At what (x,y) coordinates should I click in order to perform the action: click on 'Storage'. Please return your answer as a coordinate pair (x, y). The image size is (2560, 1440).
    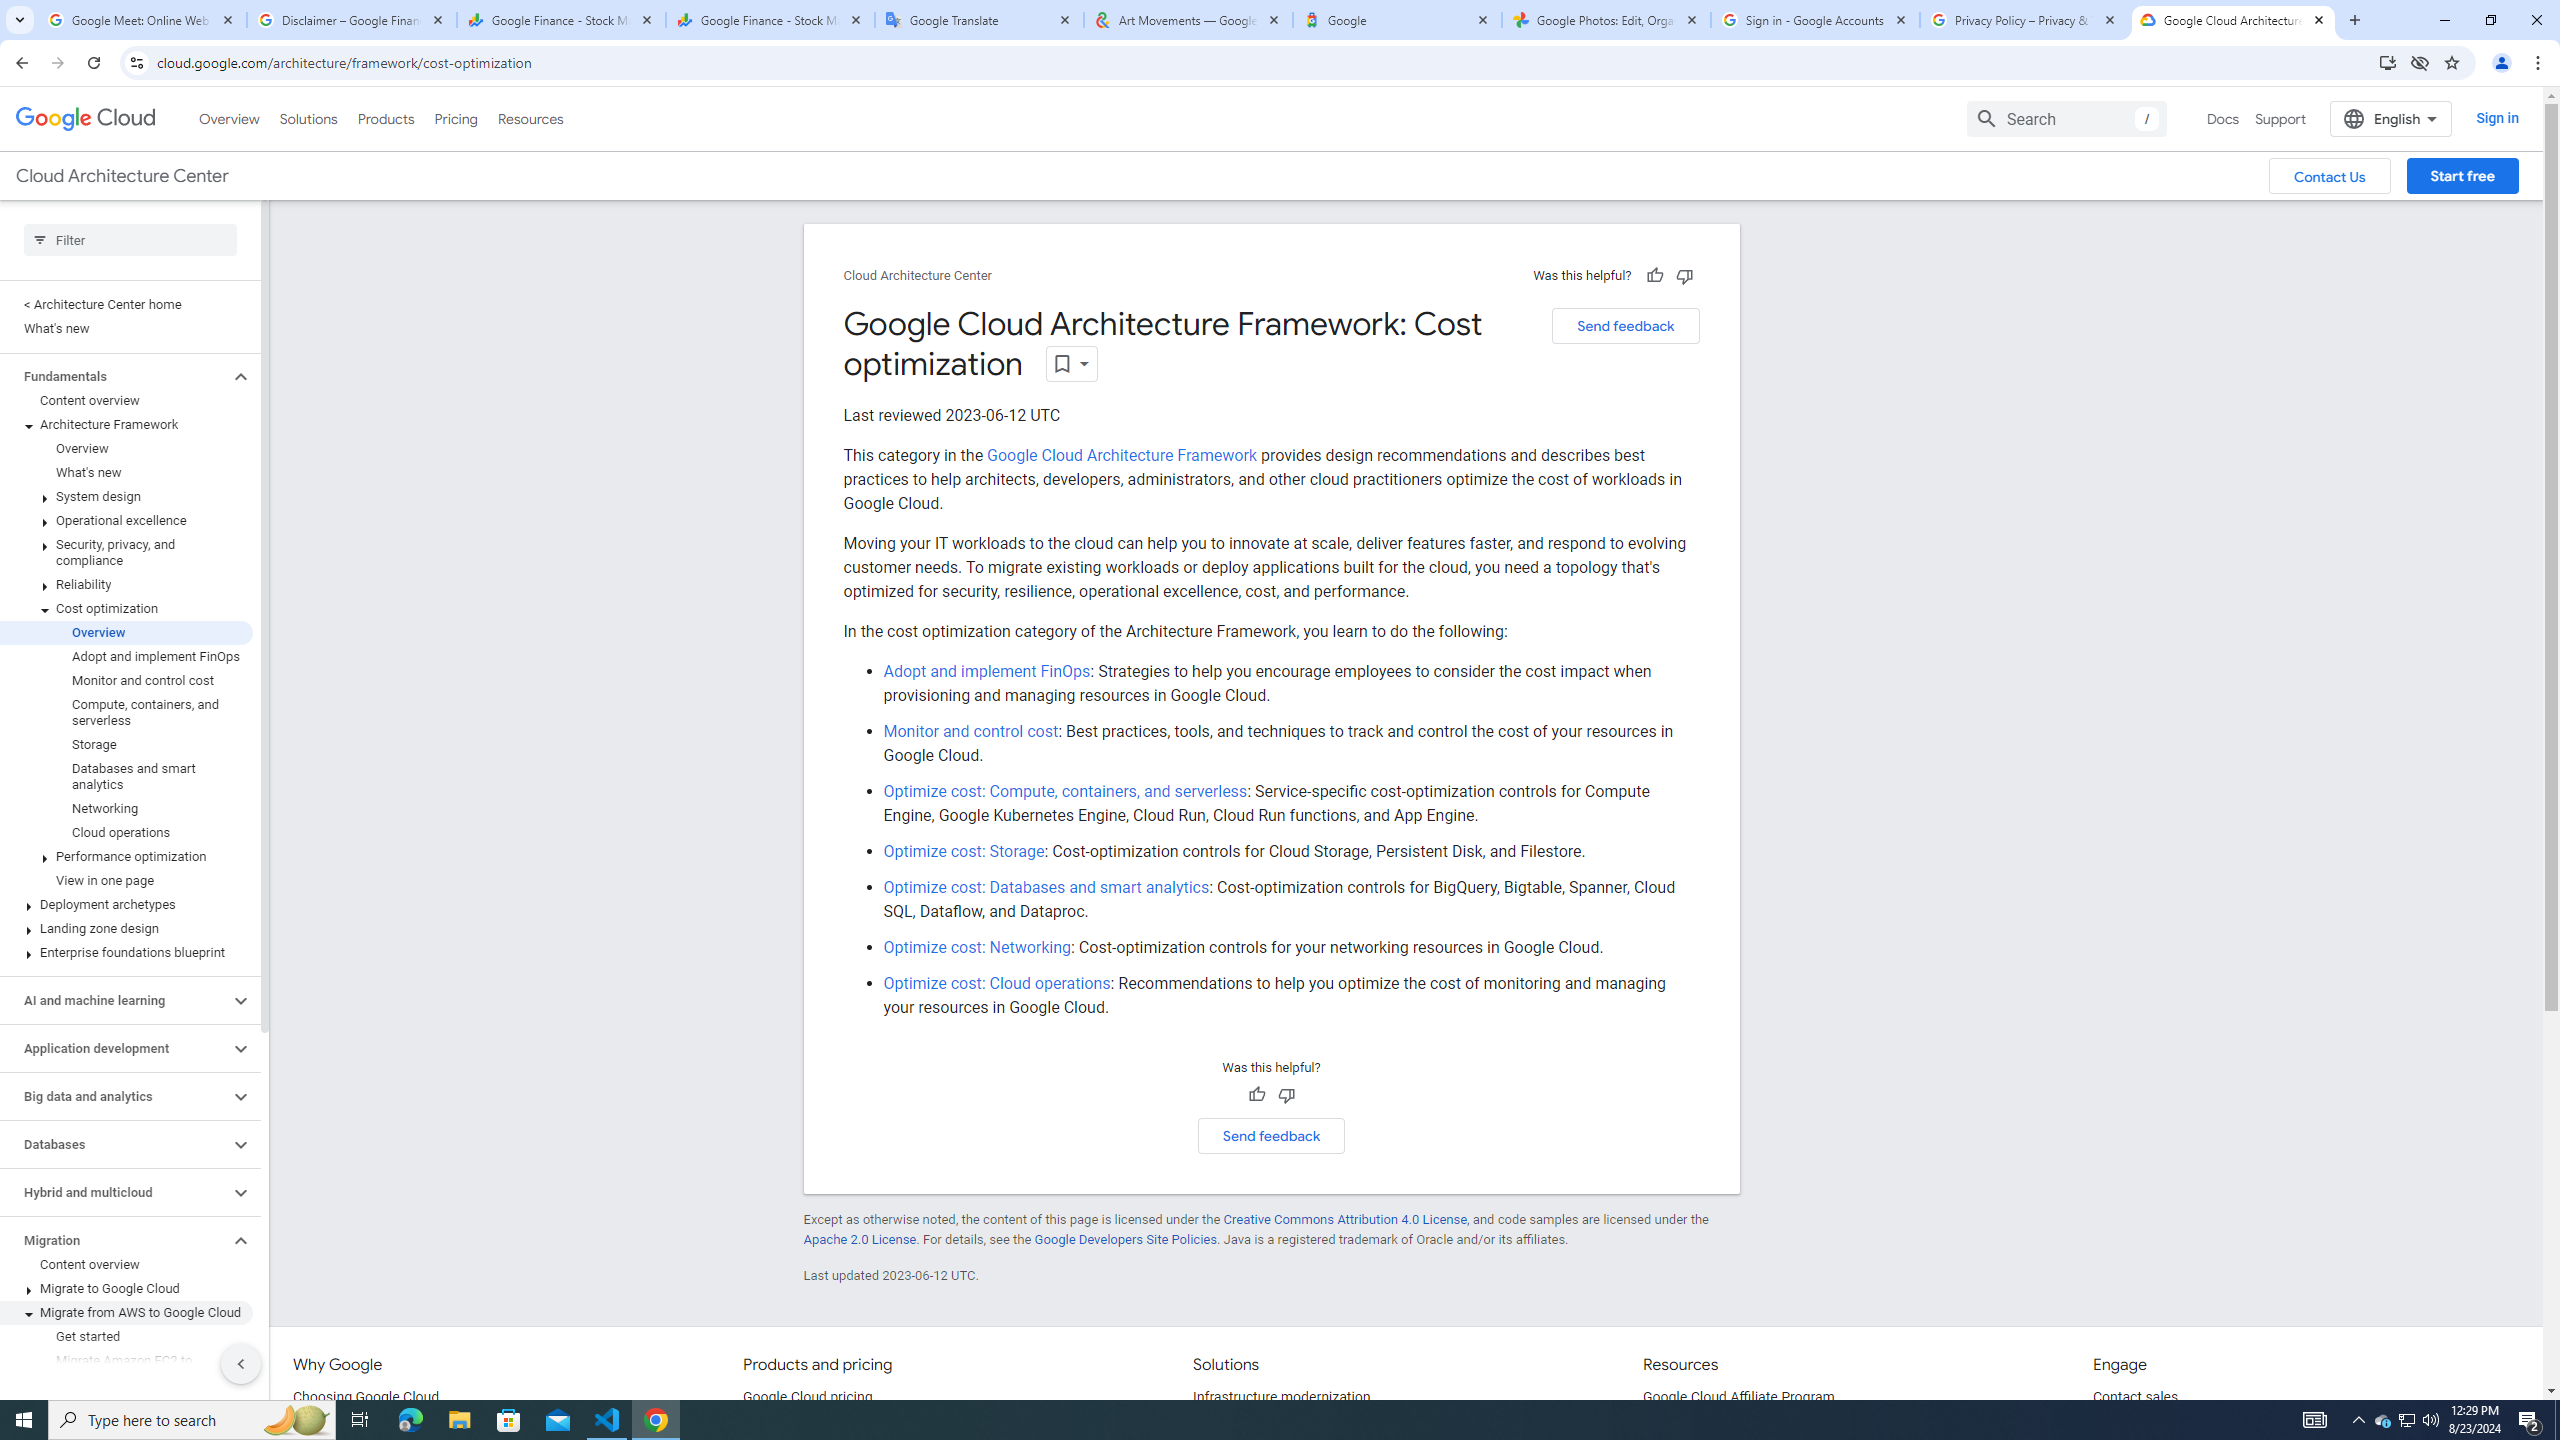
    Looking at the image, I should click on (126, 744).